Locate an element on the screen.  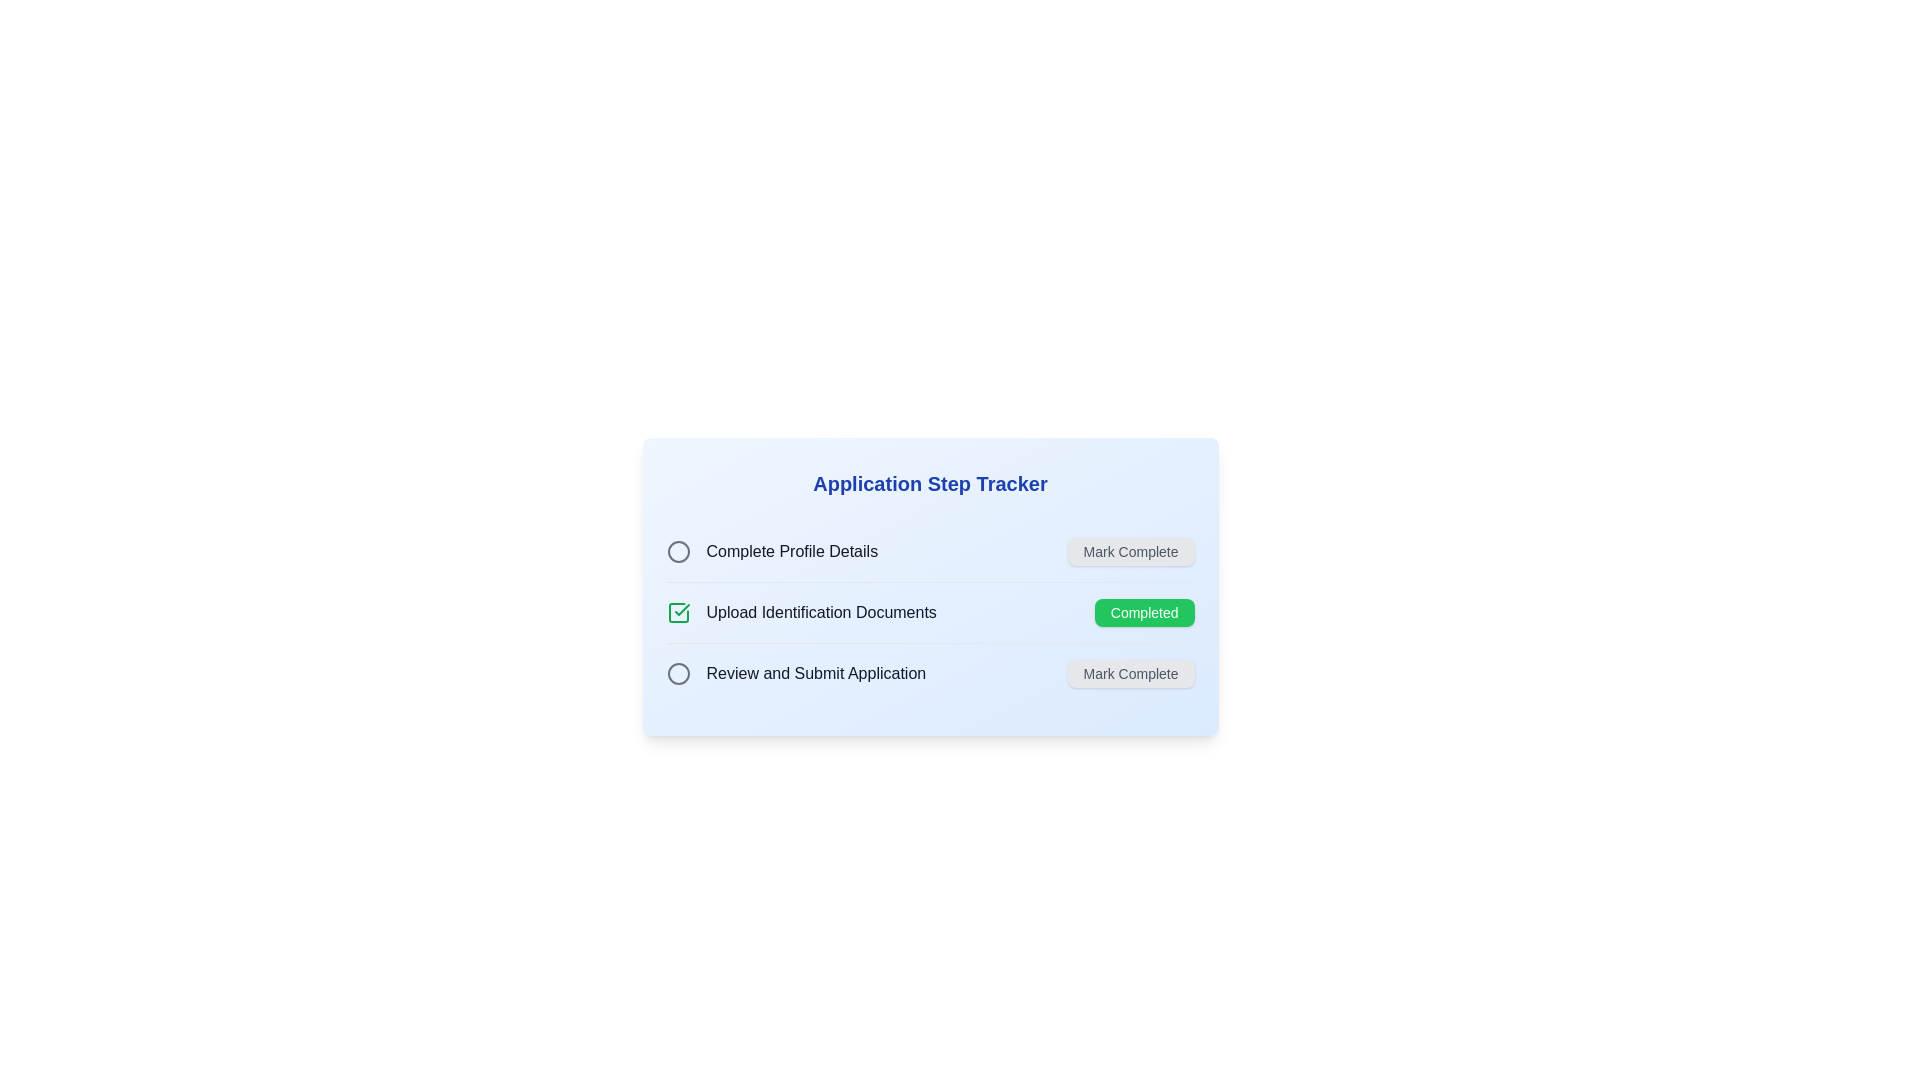
the informational label in the 'Application Step Tracker' section, located to the right of a circular icon is located at coordinates (791, 551).